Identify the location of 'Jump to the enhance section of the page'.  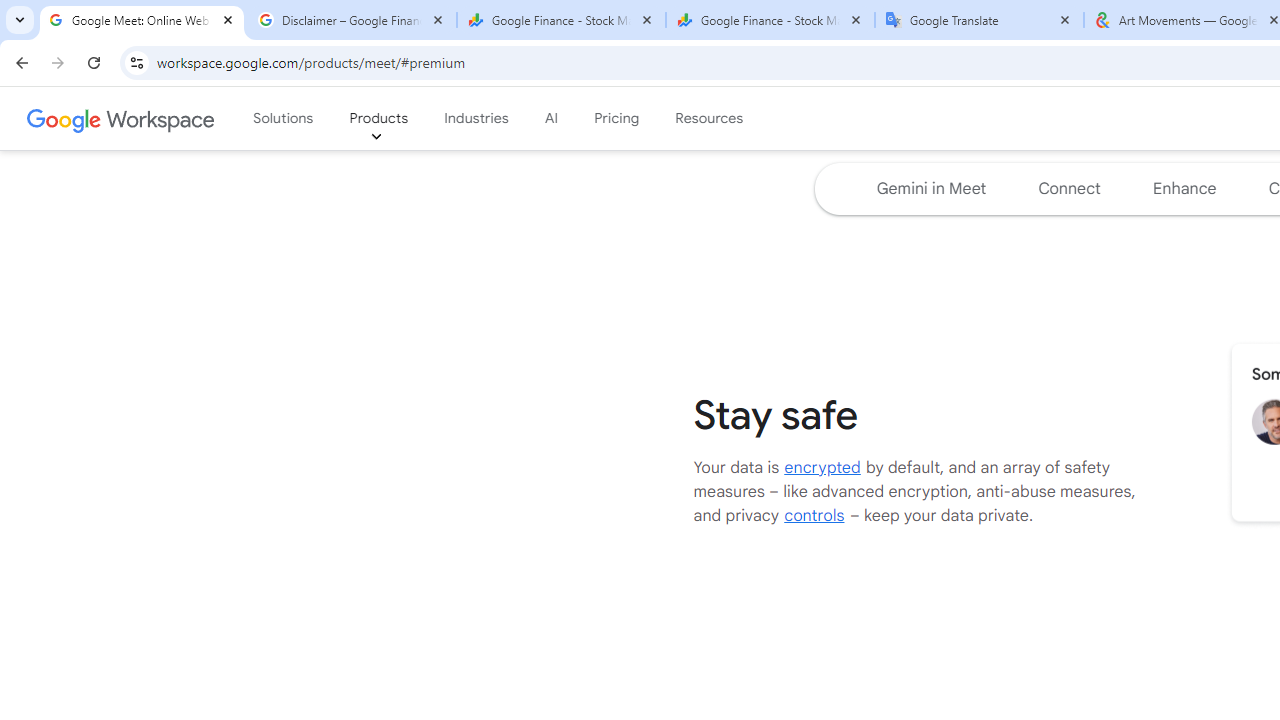
(1184, 189).